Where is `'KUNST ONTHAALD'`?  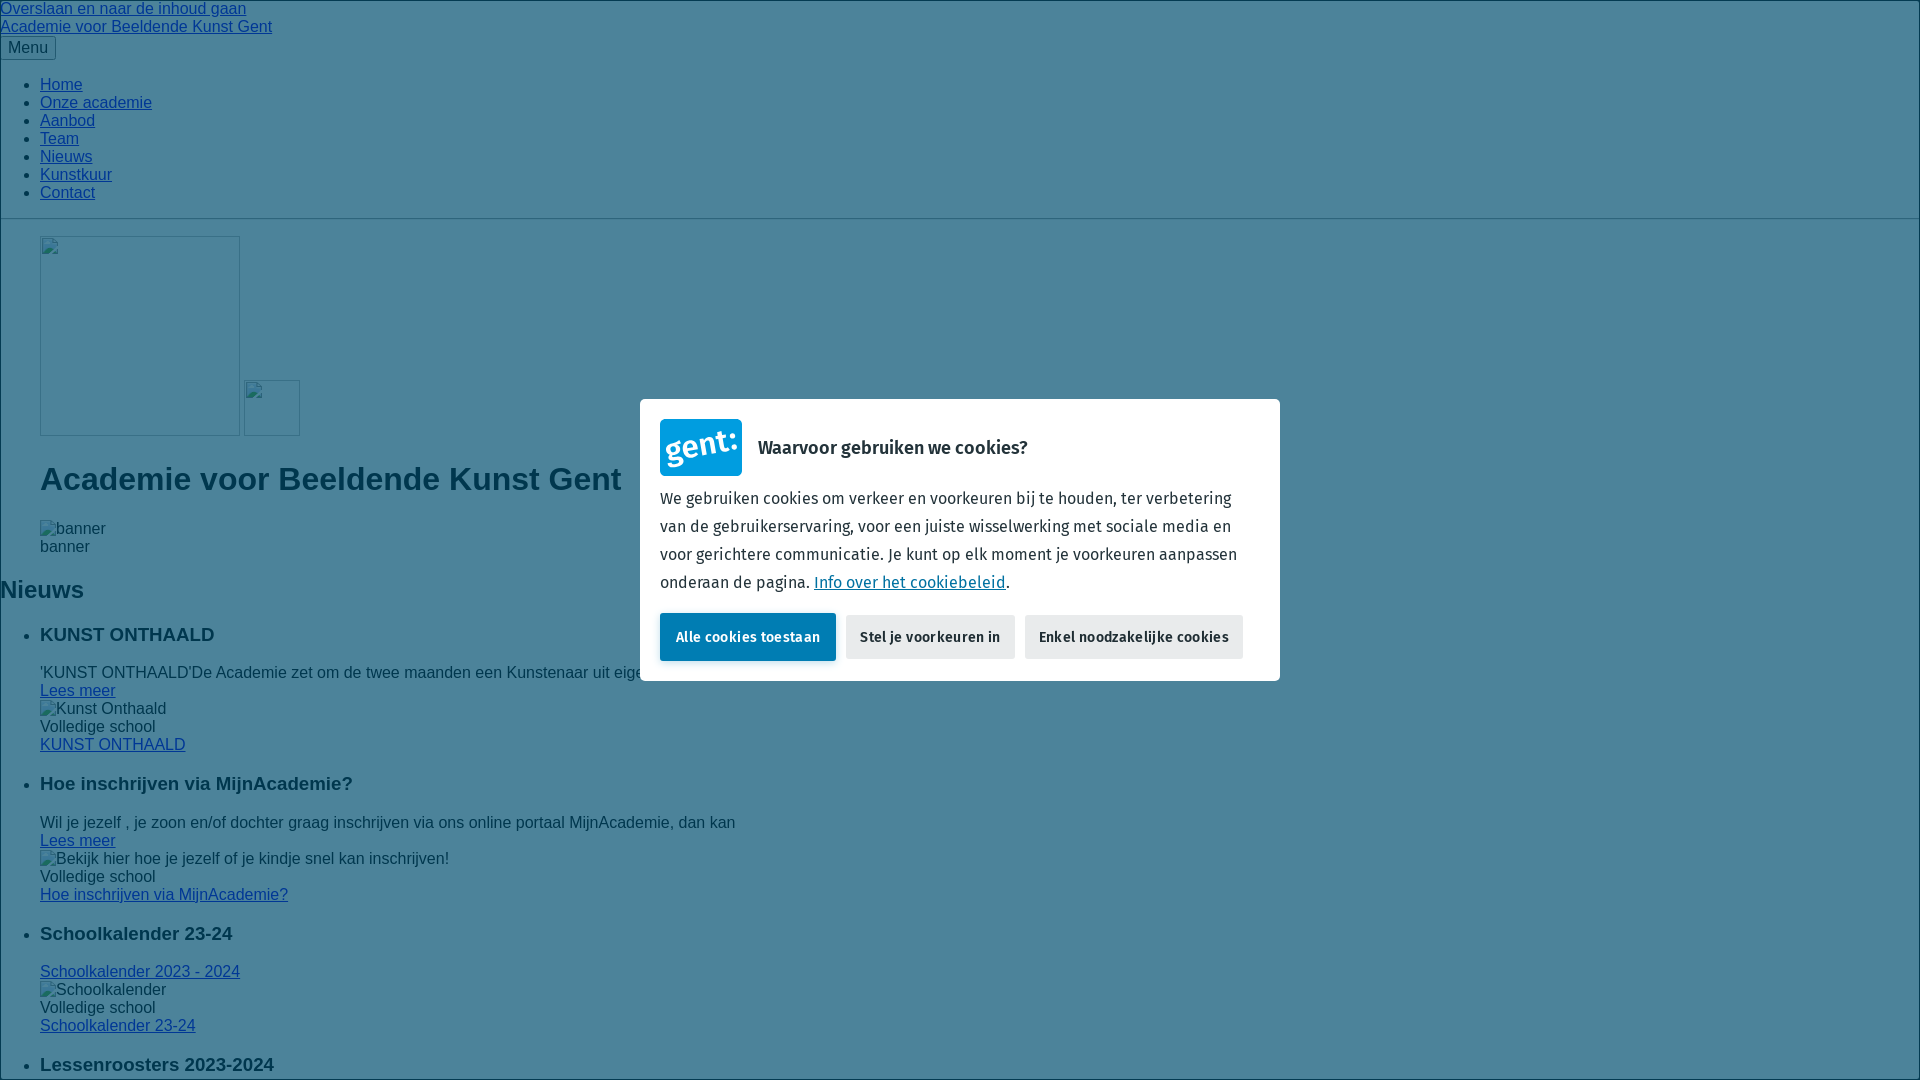
'KUNST ONTHAALD' is located at coordinates (112, 744).